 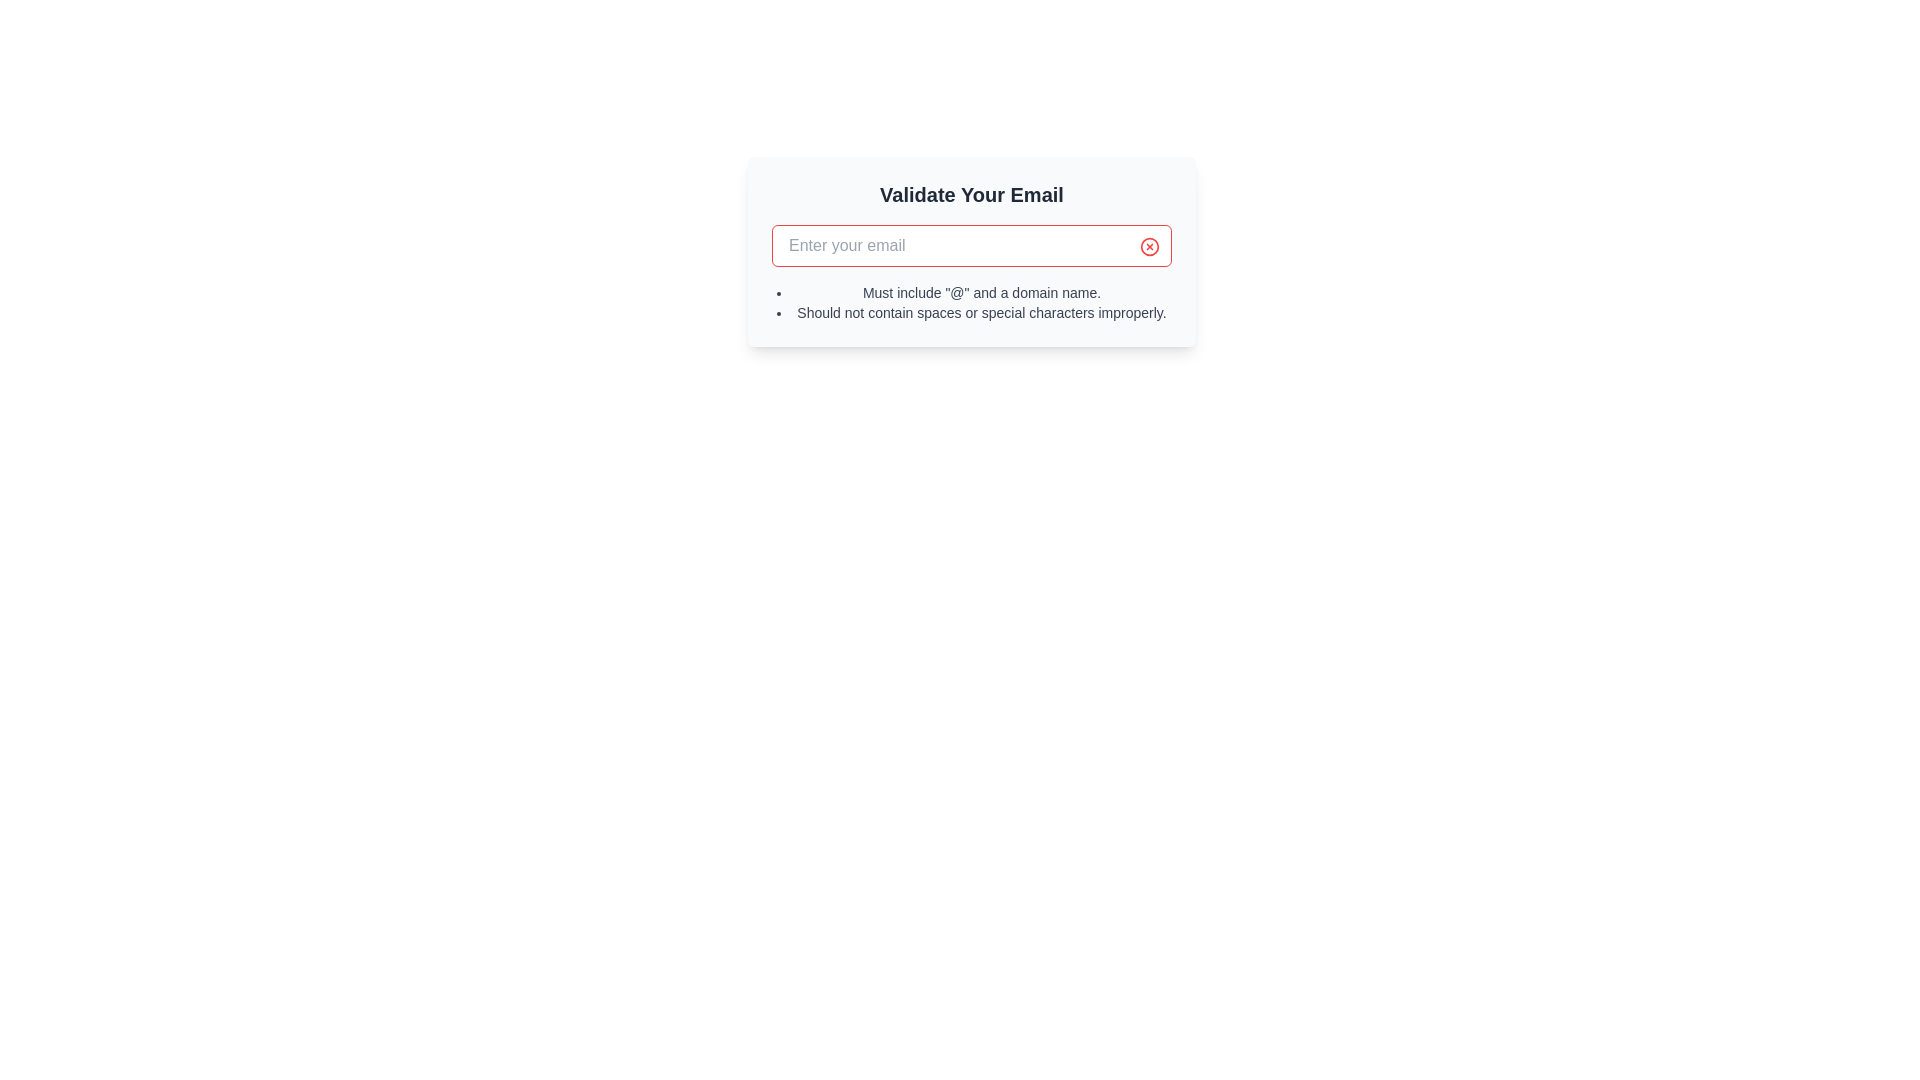 I want to click on the clear icon button located at the top-right corner of the email input field to clear its content, so click(x=1150, y=245).